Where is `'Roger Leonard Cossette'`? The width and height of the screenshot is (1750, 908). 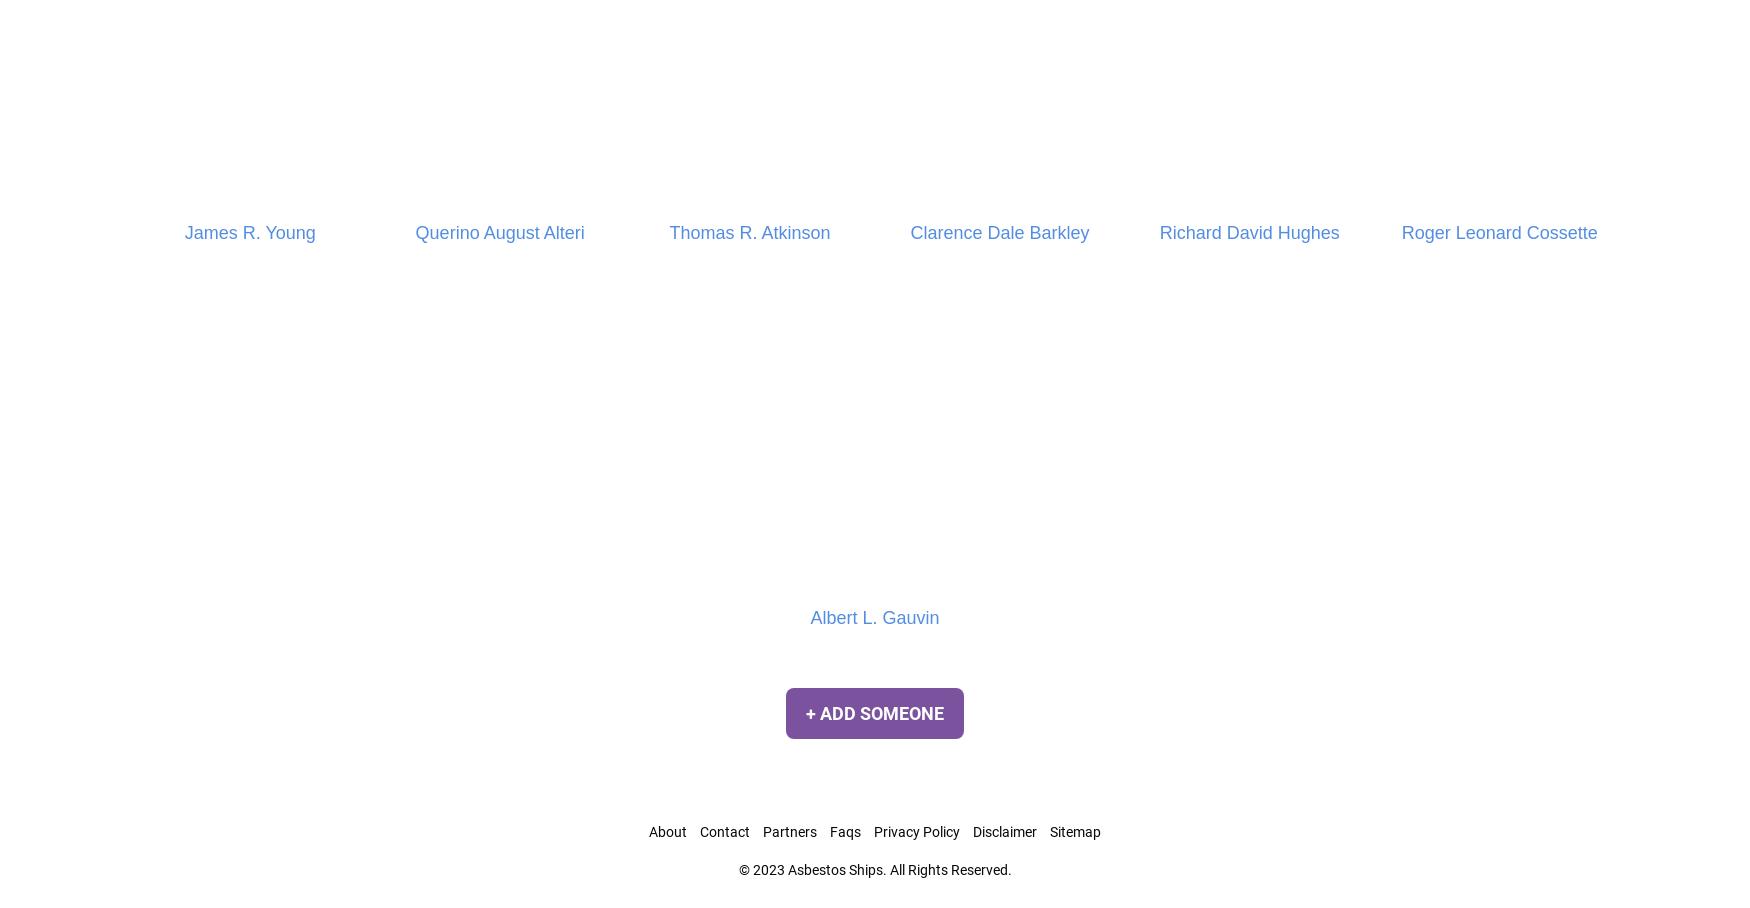 'Roger Leonard Cossette' is located at coordinates (1499, 230).